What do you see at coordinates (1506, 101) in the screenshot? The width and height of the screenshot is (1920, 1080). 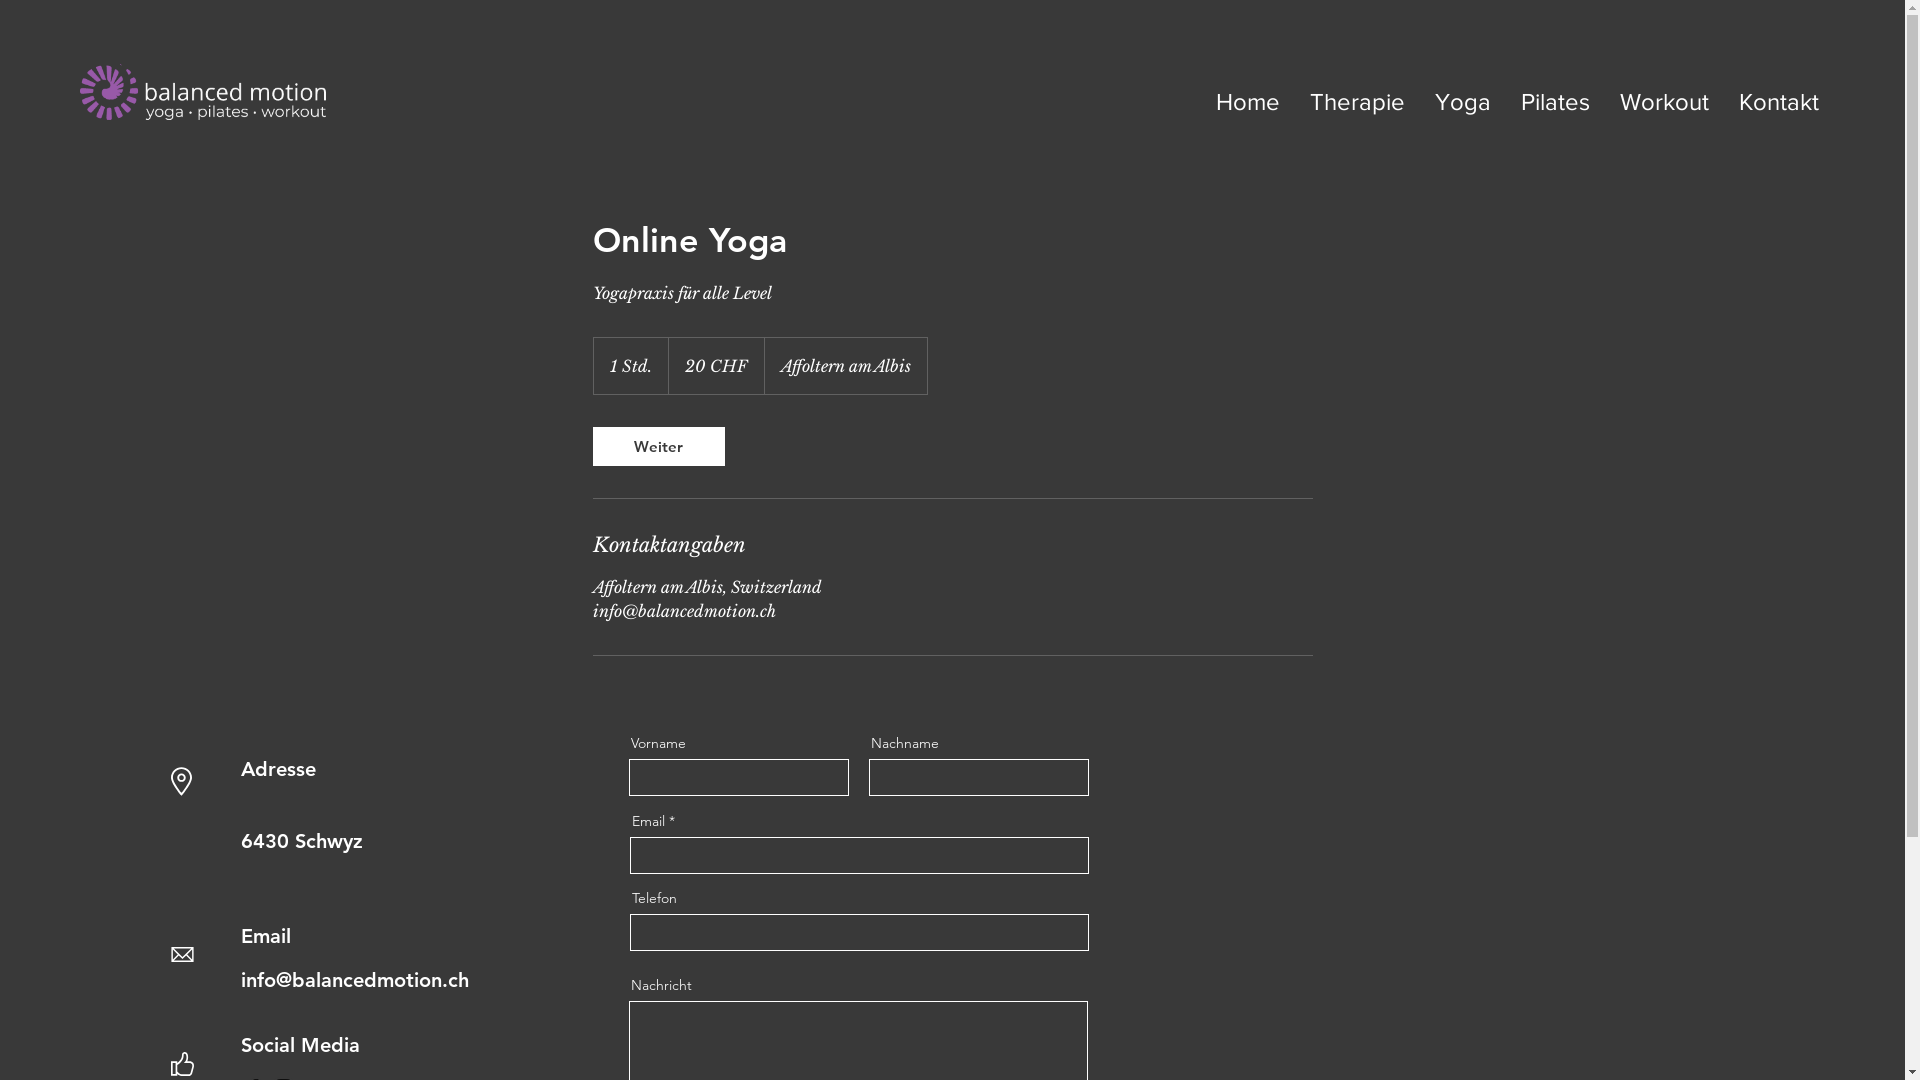 I see `'Pilates'` at bounding box center [1506, 101].